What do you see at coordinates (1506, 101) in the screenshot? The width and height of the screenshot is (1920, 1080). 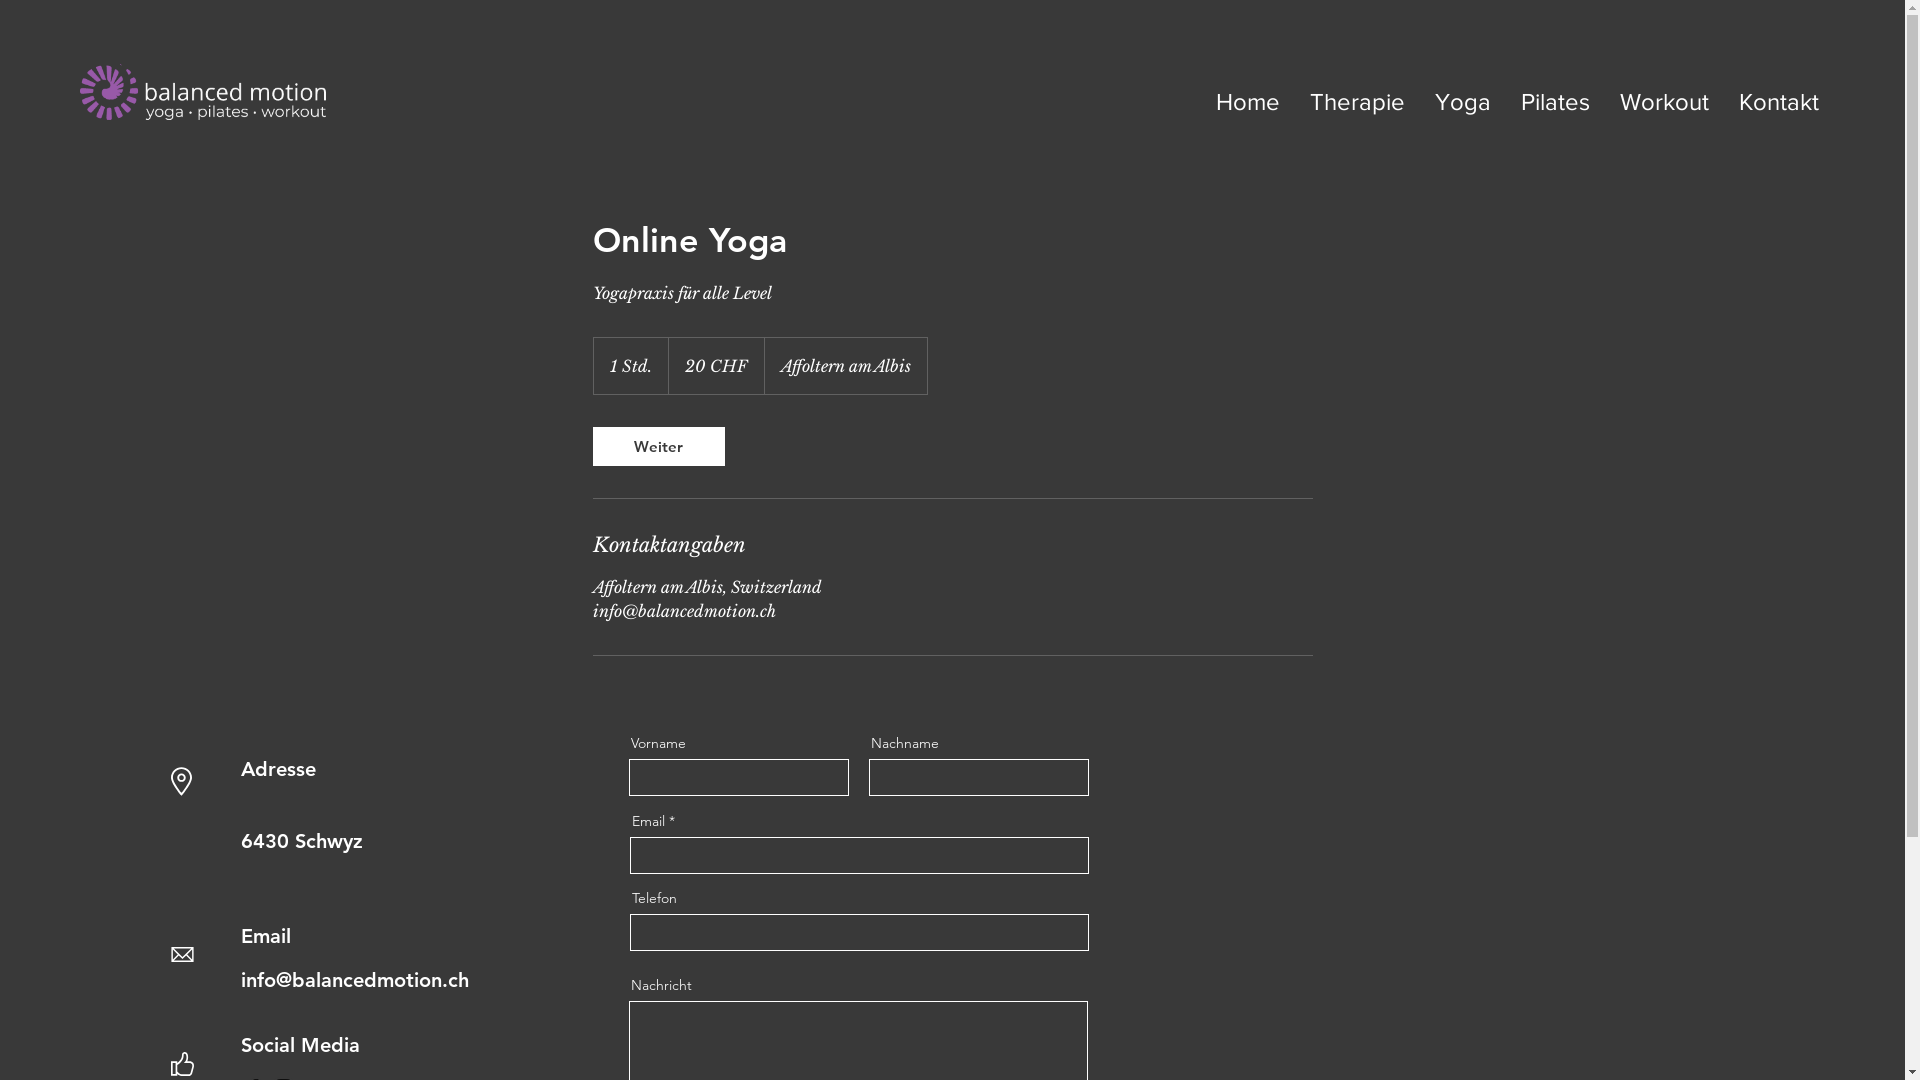 I see `'Pilates'` at bounding box center [1506, 101].